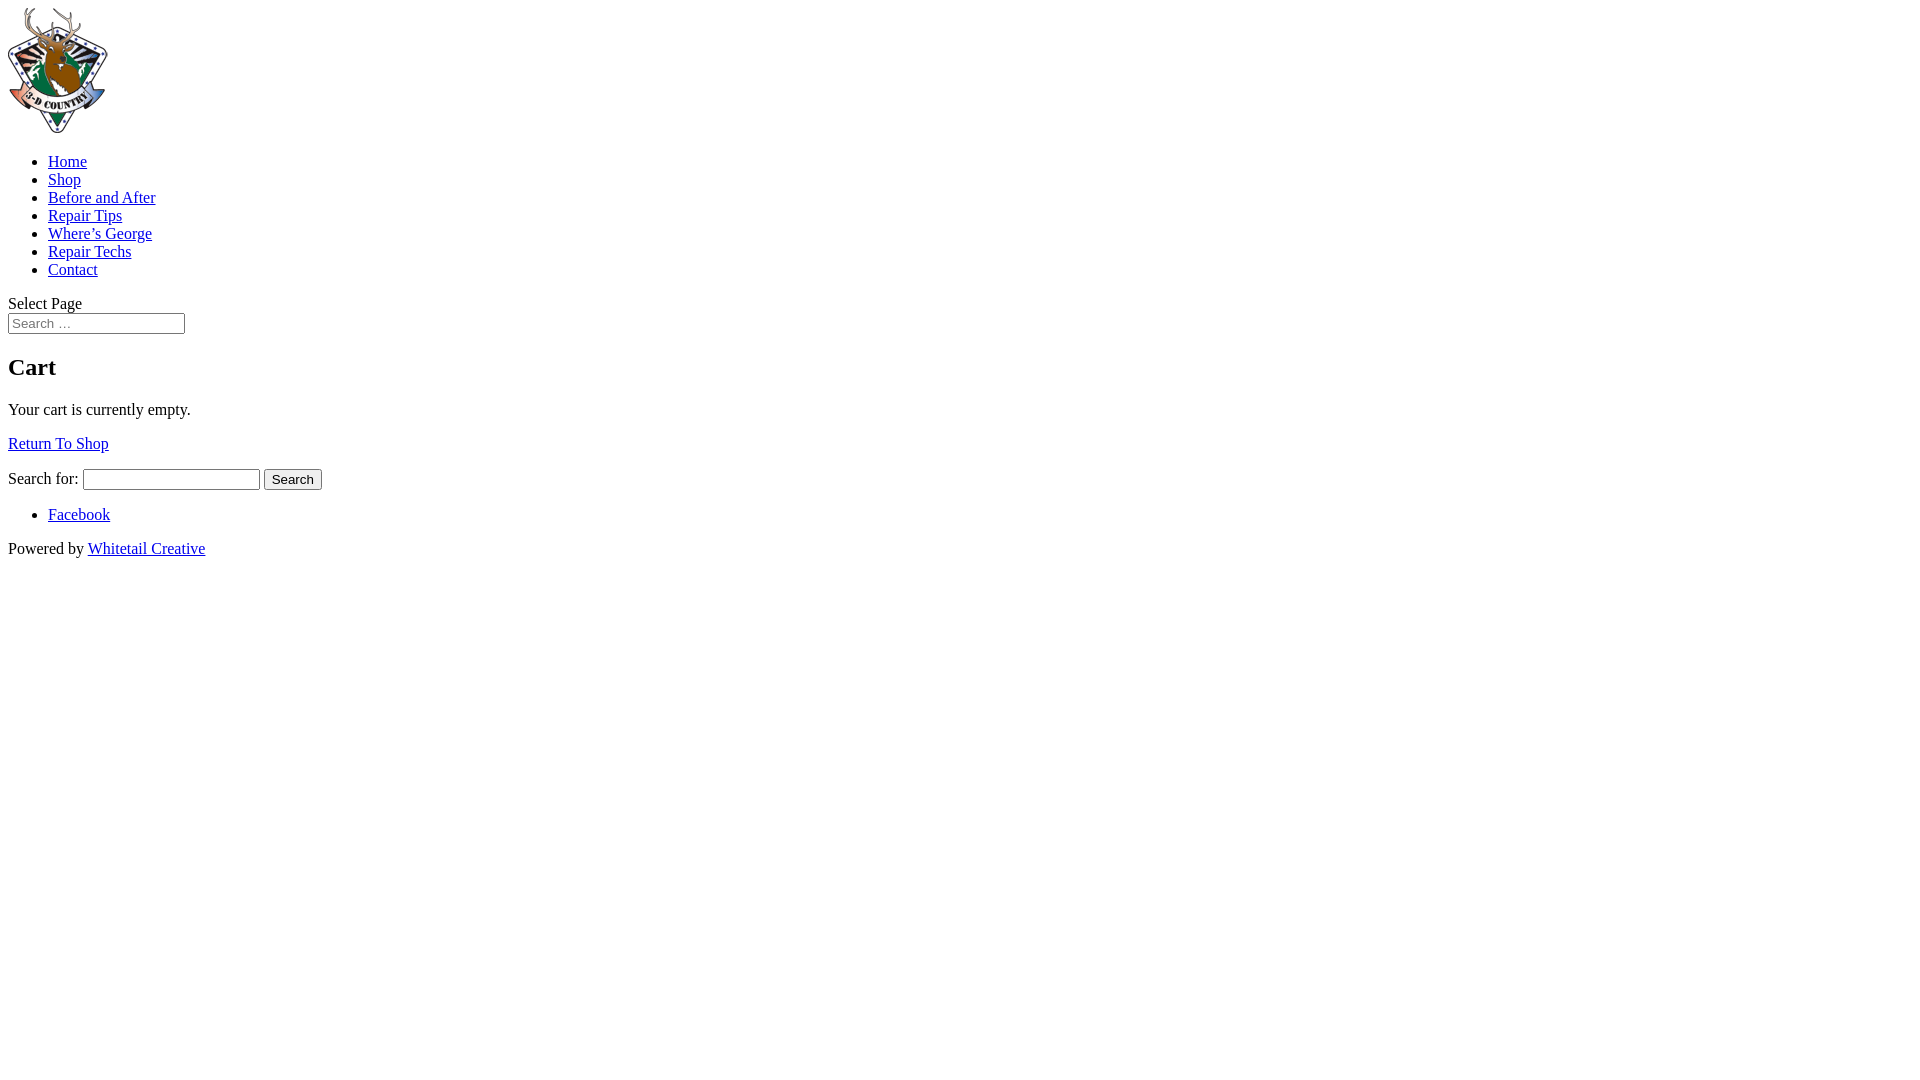  Describe the element at coordinates (84, 215) in the screenshot. I see `'Repair Tips'` at that location.